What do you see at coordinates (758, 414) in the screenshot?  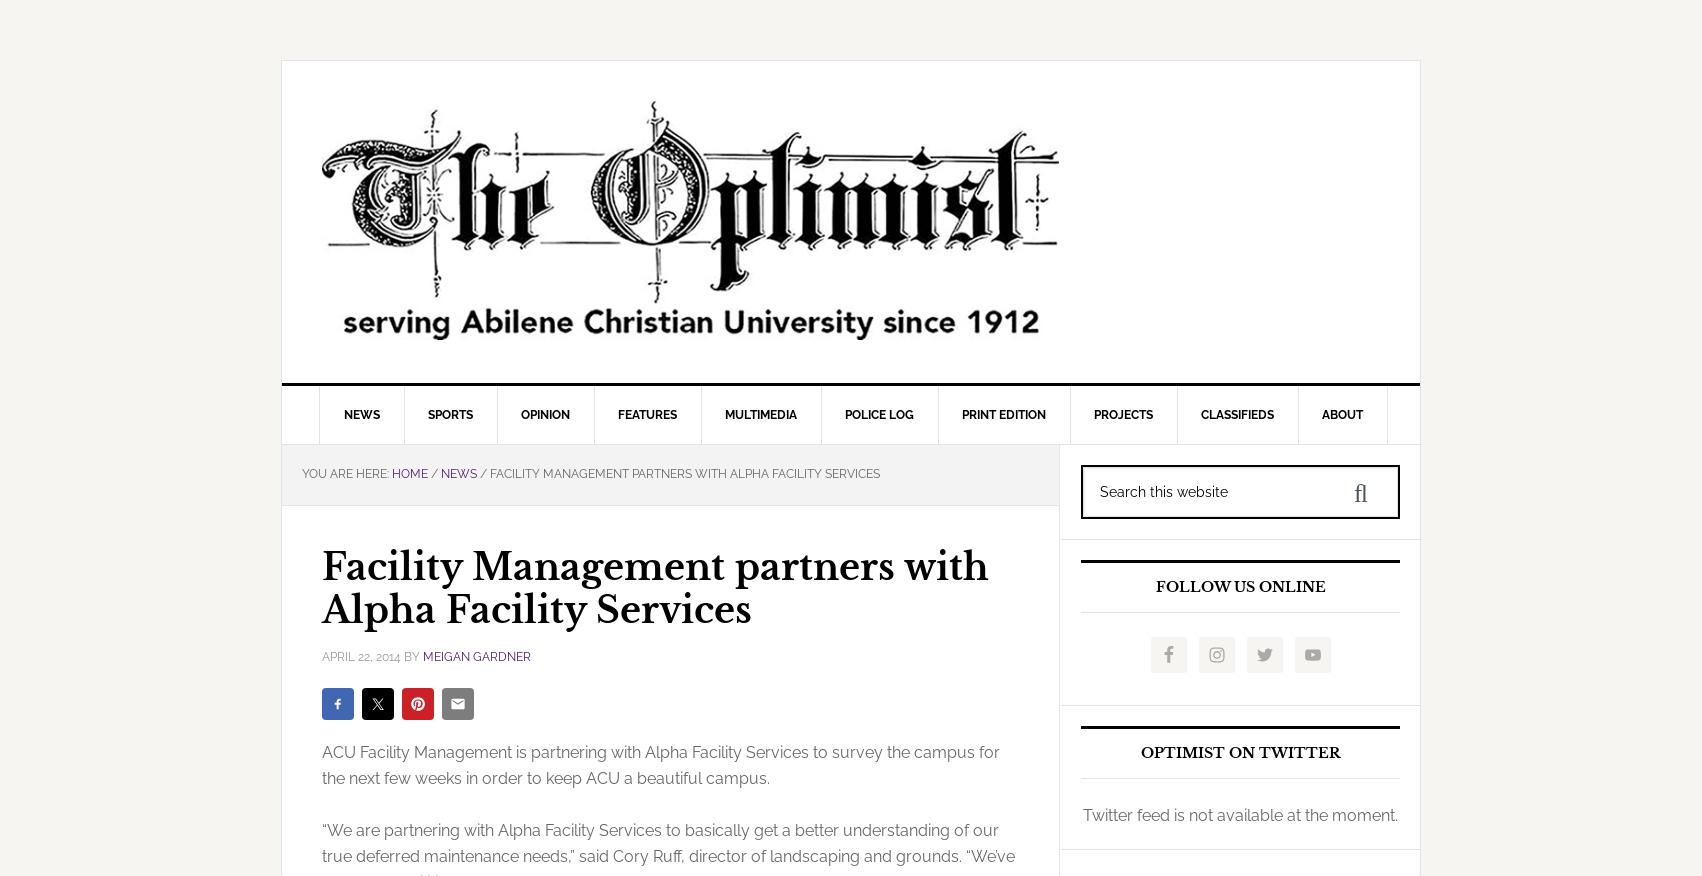 I see `'Multimedia'` at bounding box center [758, 414].